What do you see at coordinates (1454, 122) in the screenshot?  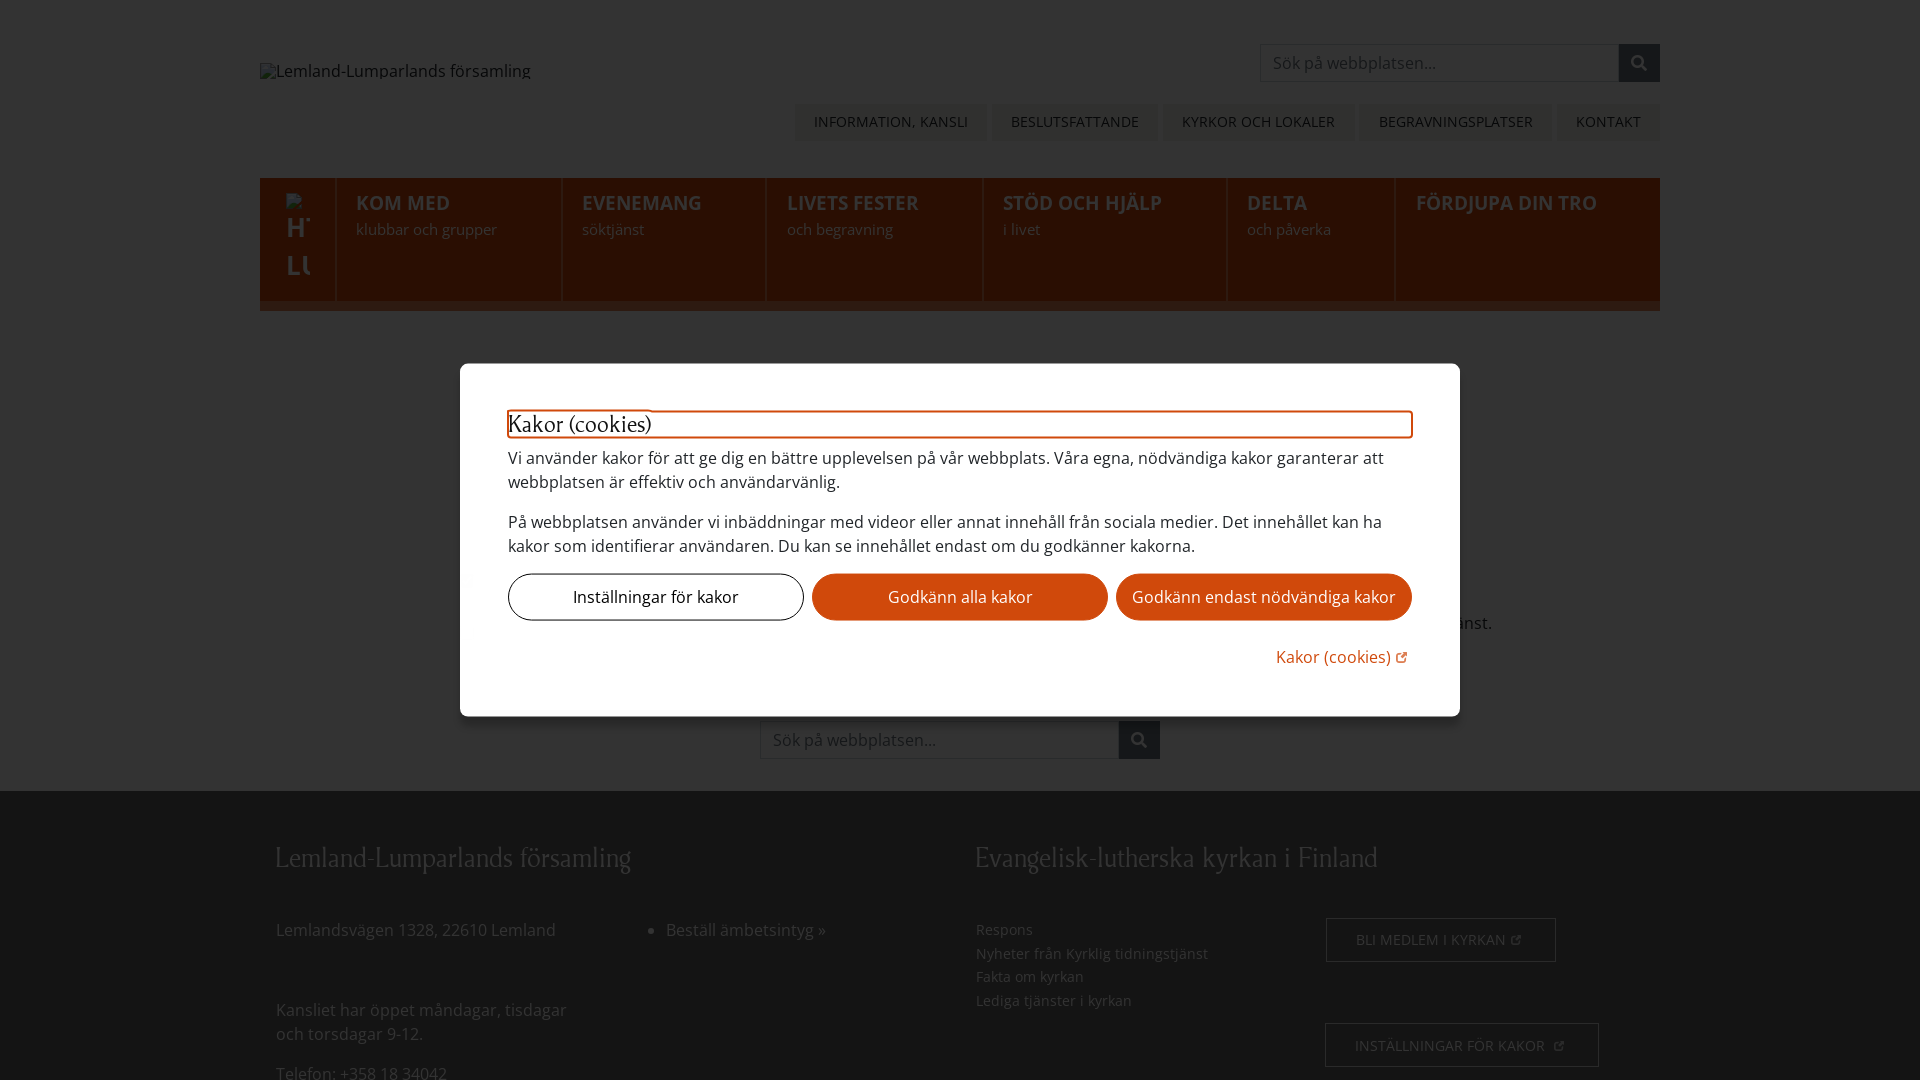 I see `'BEGRAVNINGSPLATSER'` at bounding box center [1454, 122].